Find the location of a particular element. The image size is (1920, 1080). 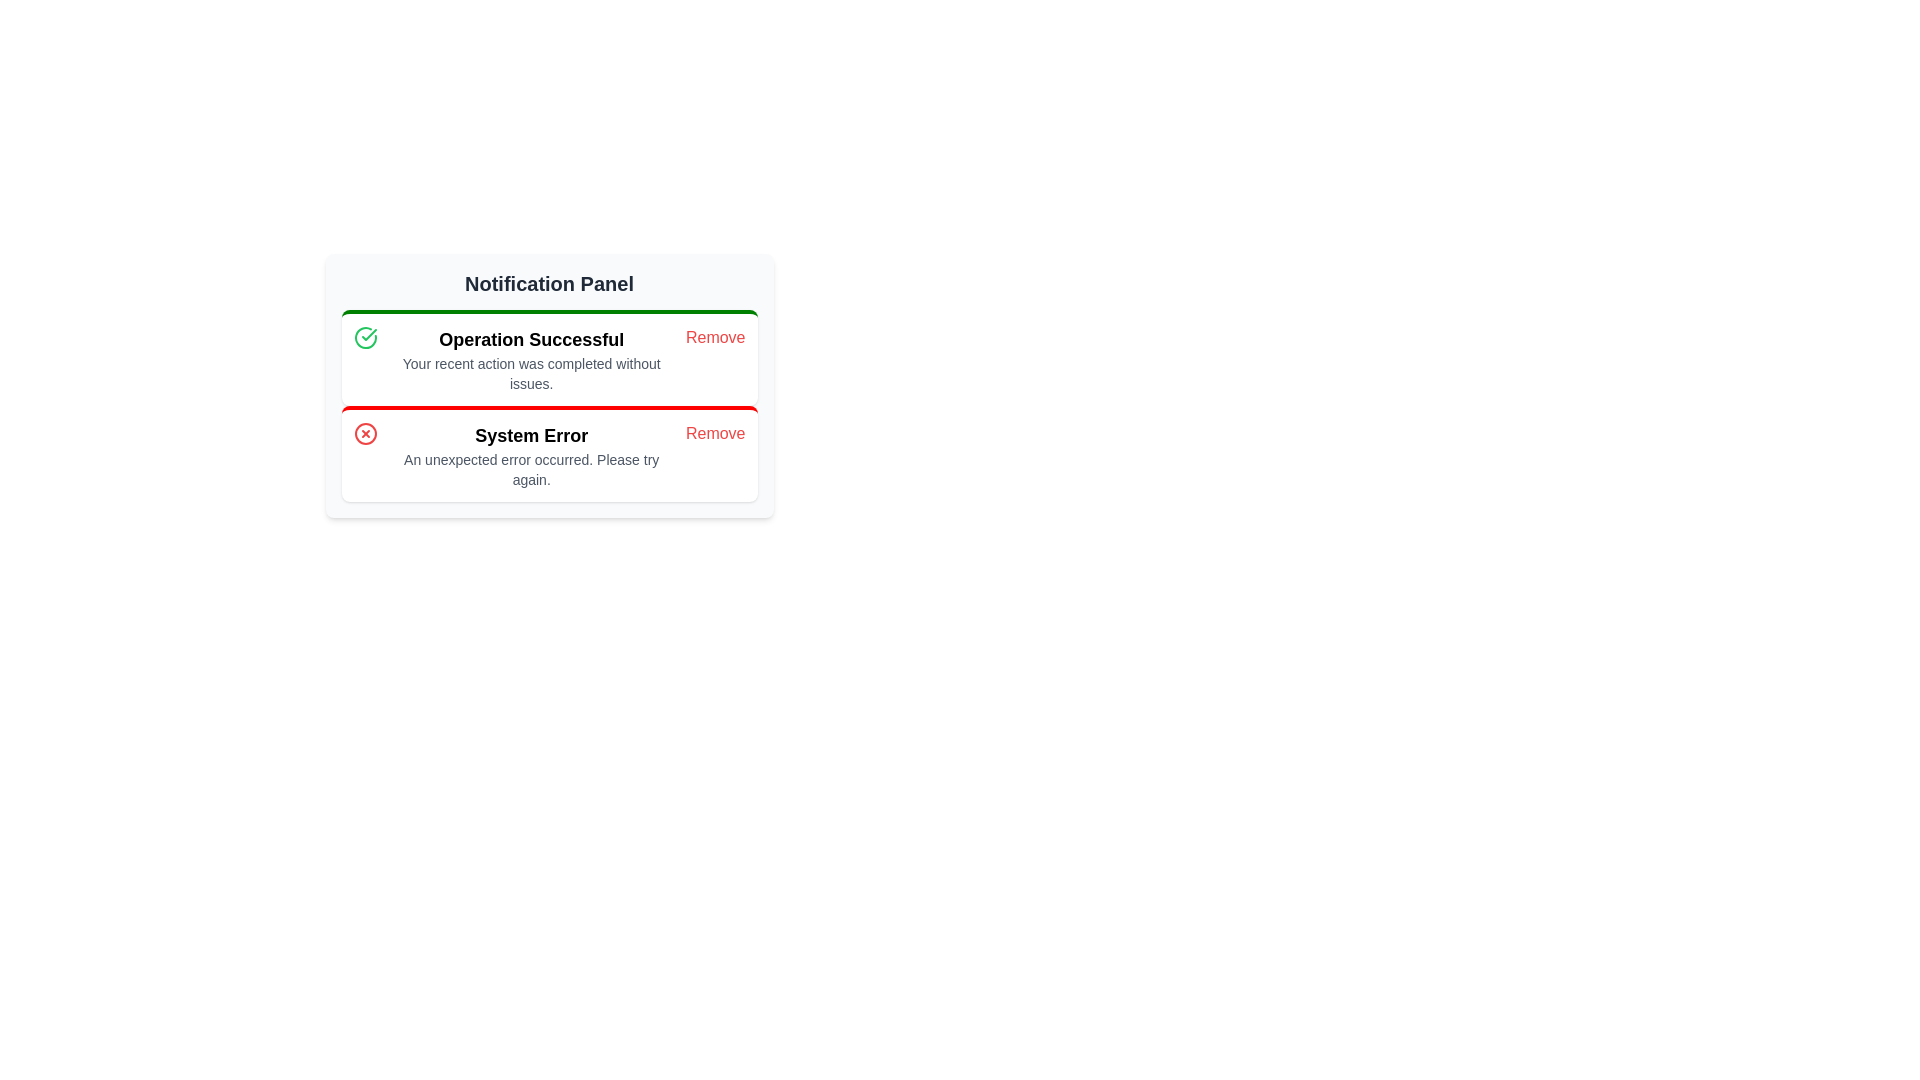

descriptive error message located underneath the 'System Error' title within the notification card is located at coordinates (531, 470).